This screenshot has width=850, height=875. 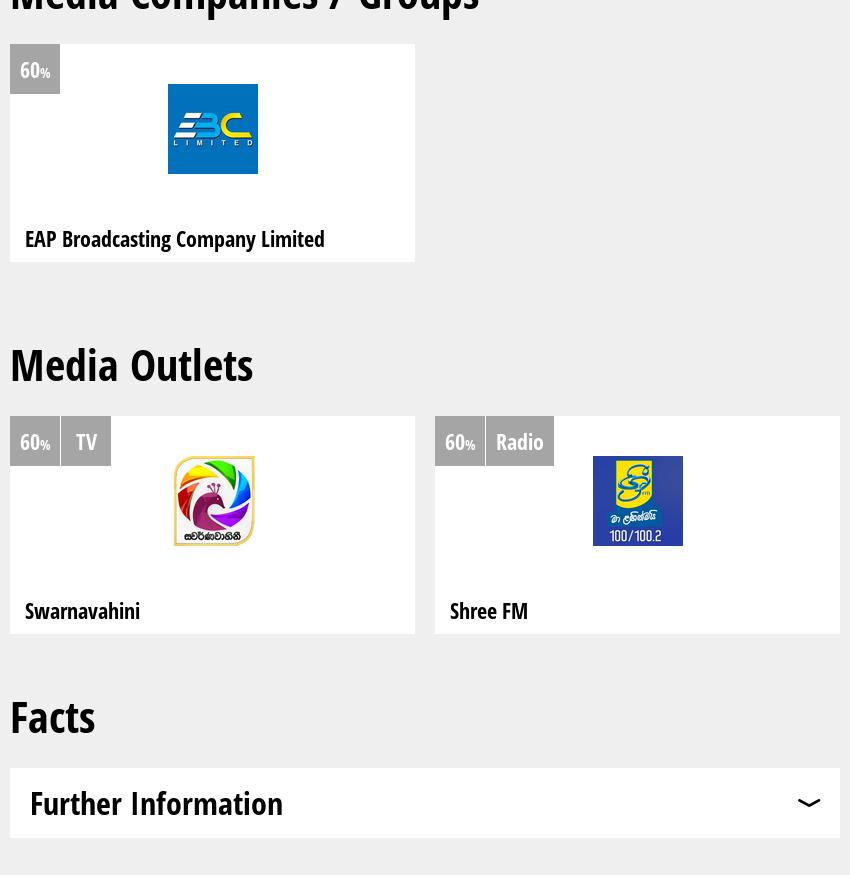 What do you see at coordinates (156, 801) in the screenshot?
I see `'Further Information'` at bounding box center [156, 801].